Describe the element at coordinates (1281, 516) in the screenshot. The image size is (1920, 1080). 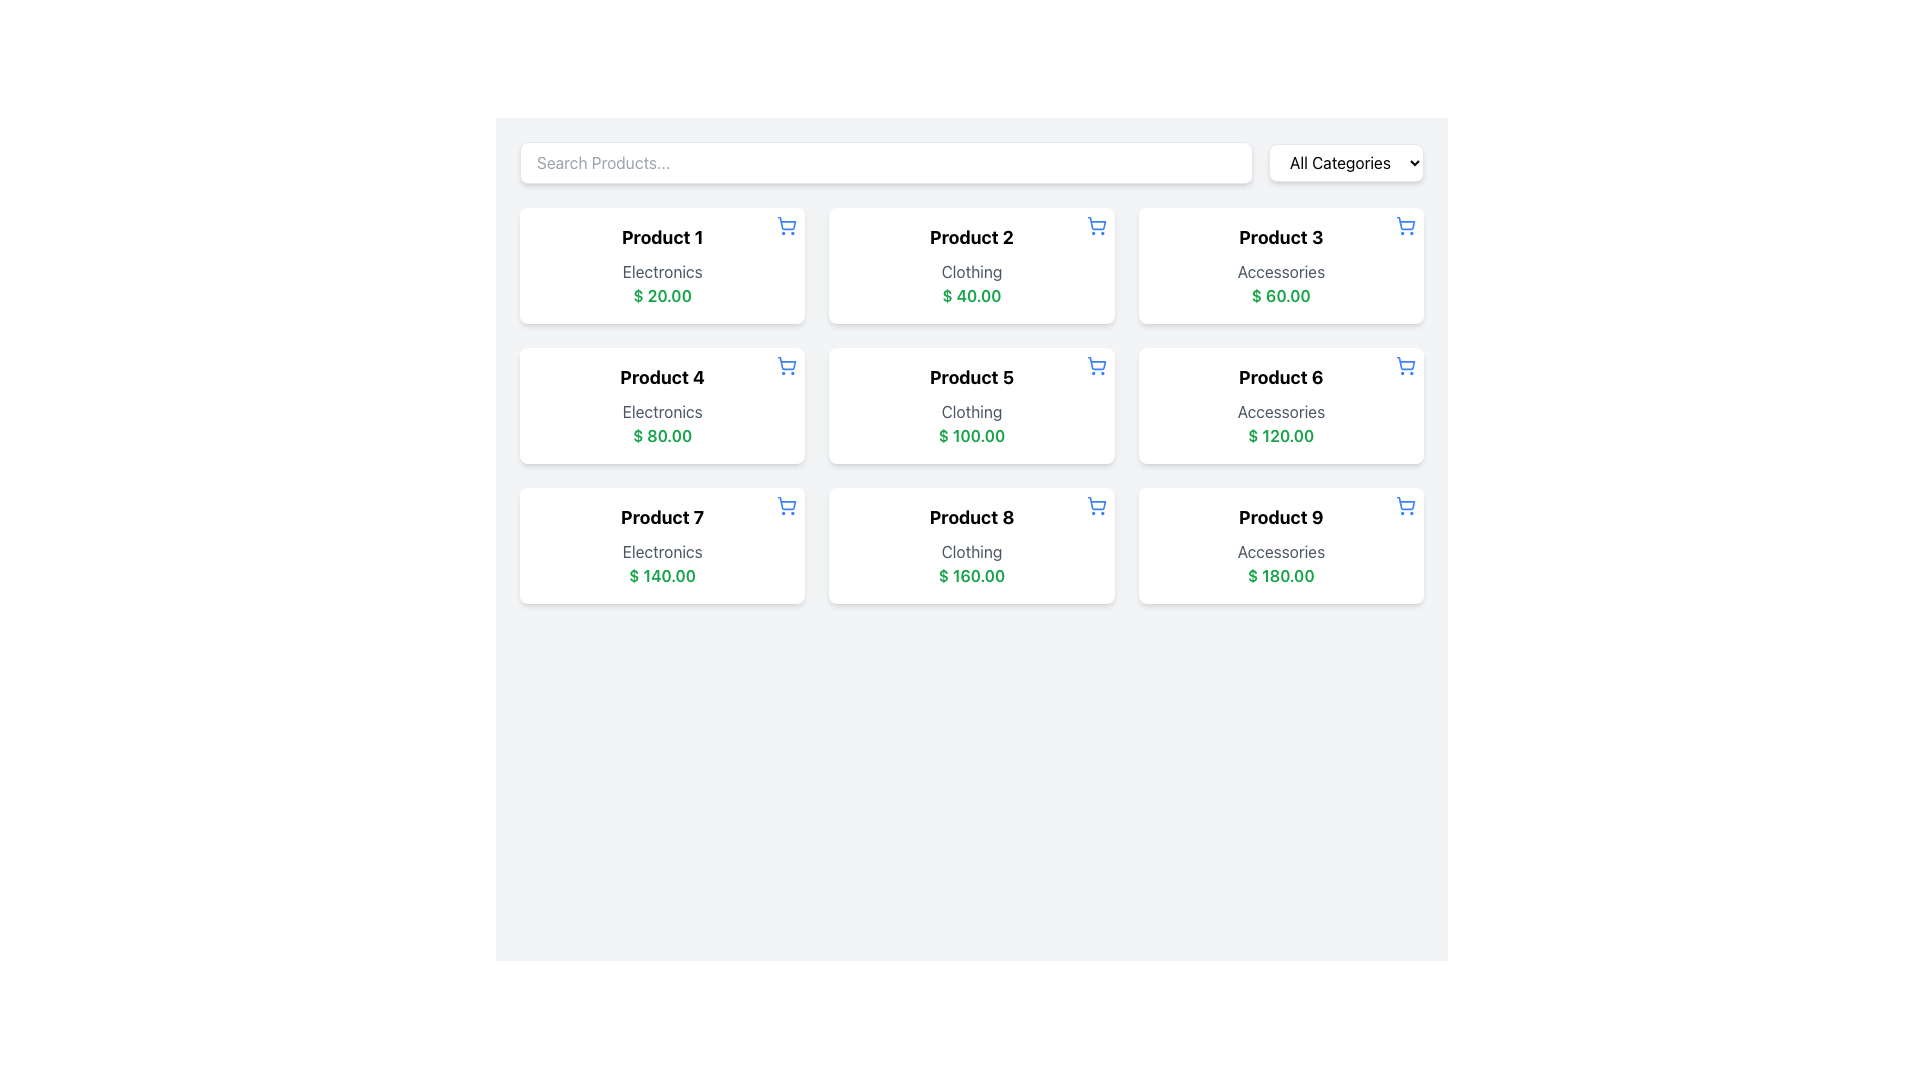
I see `the product title text located in the bottom-right corner of the grid layout, which is above the description 'Accessories' and the price '$180.00'` at that location.